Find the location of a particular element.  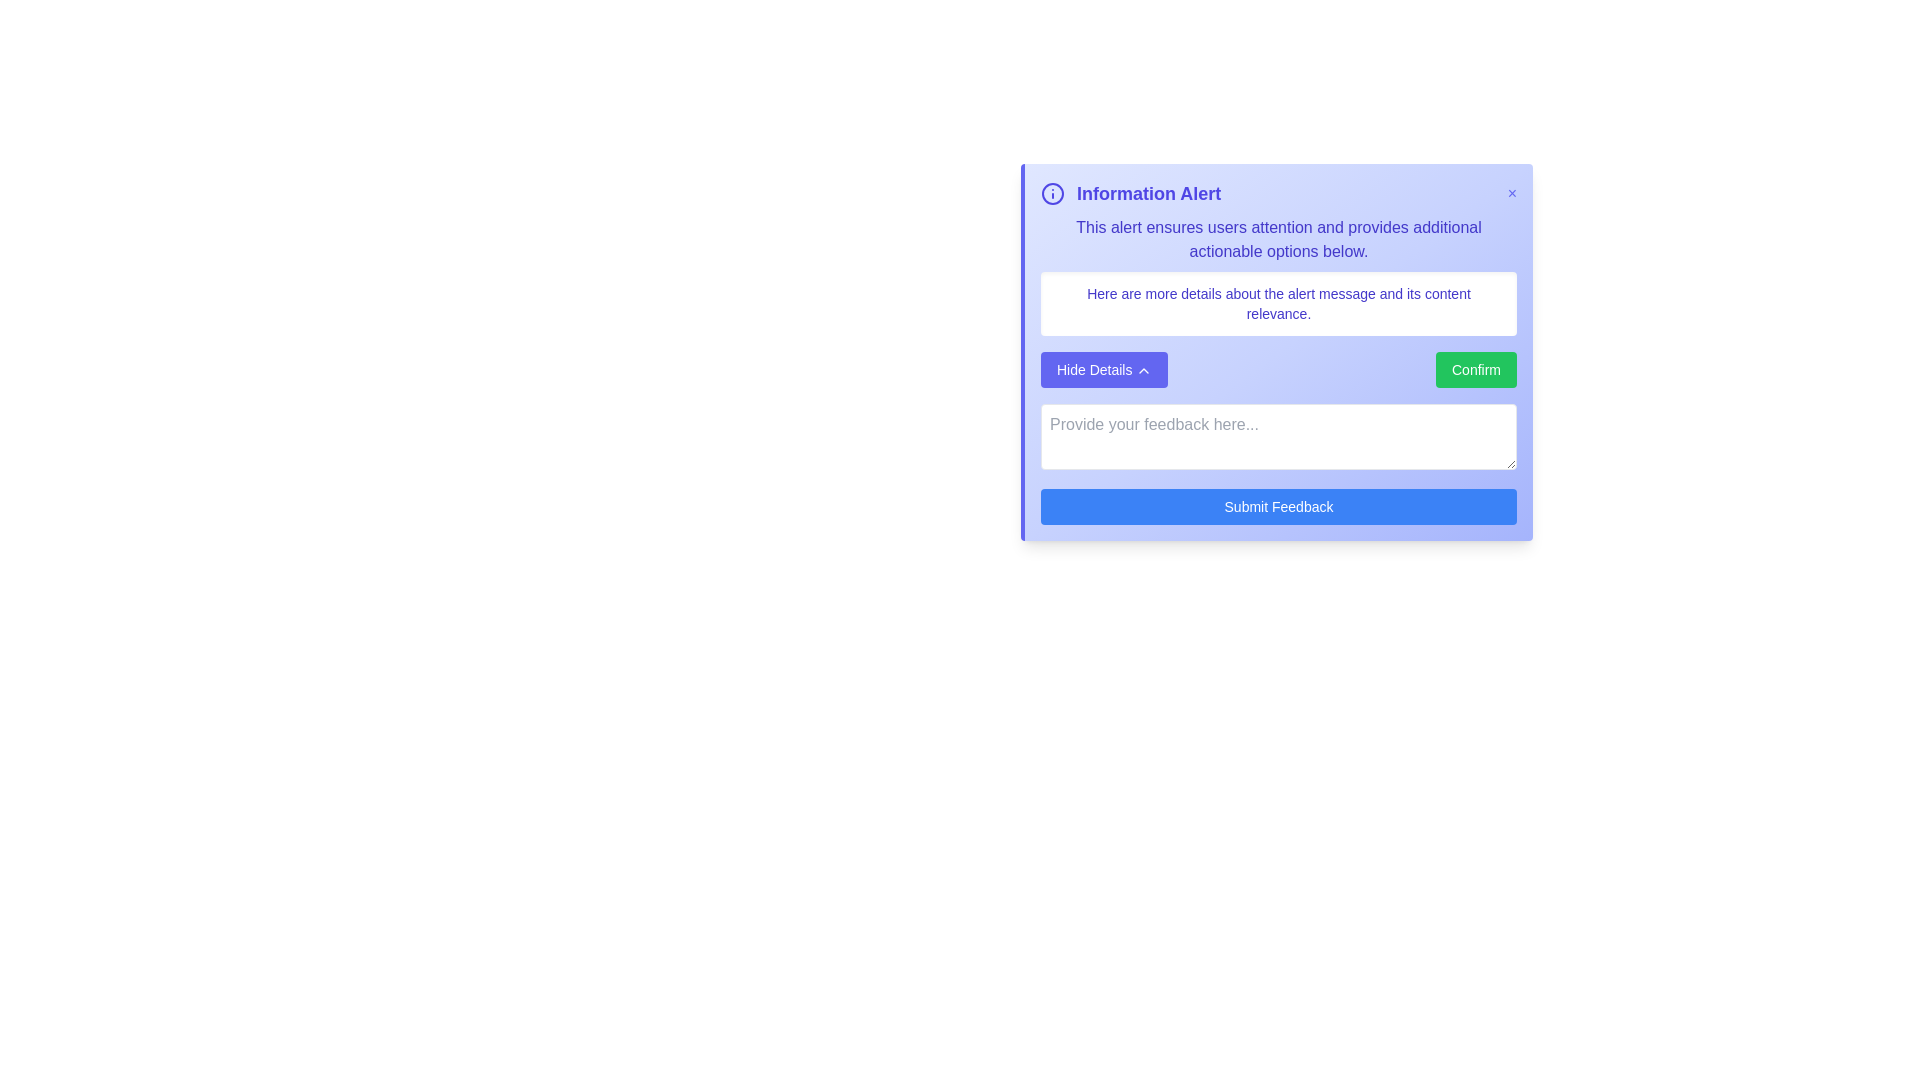

the 'Confirm' button to confirm the action is located at coordinates (1476, 370).